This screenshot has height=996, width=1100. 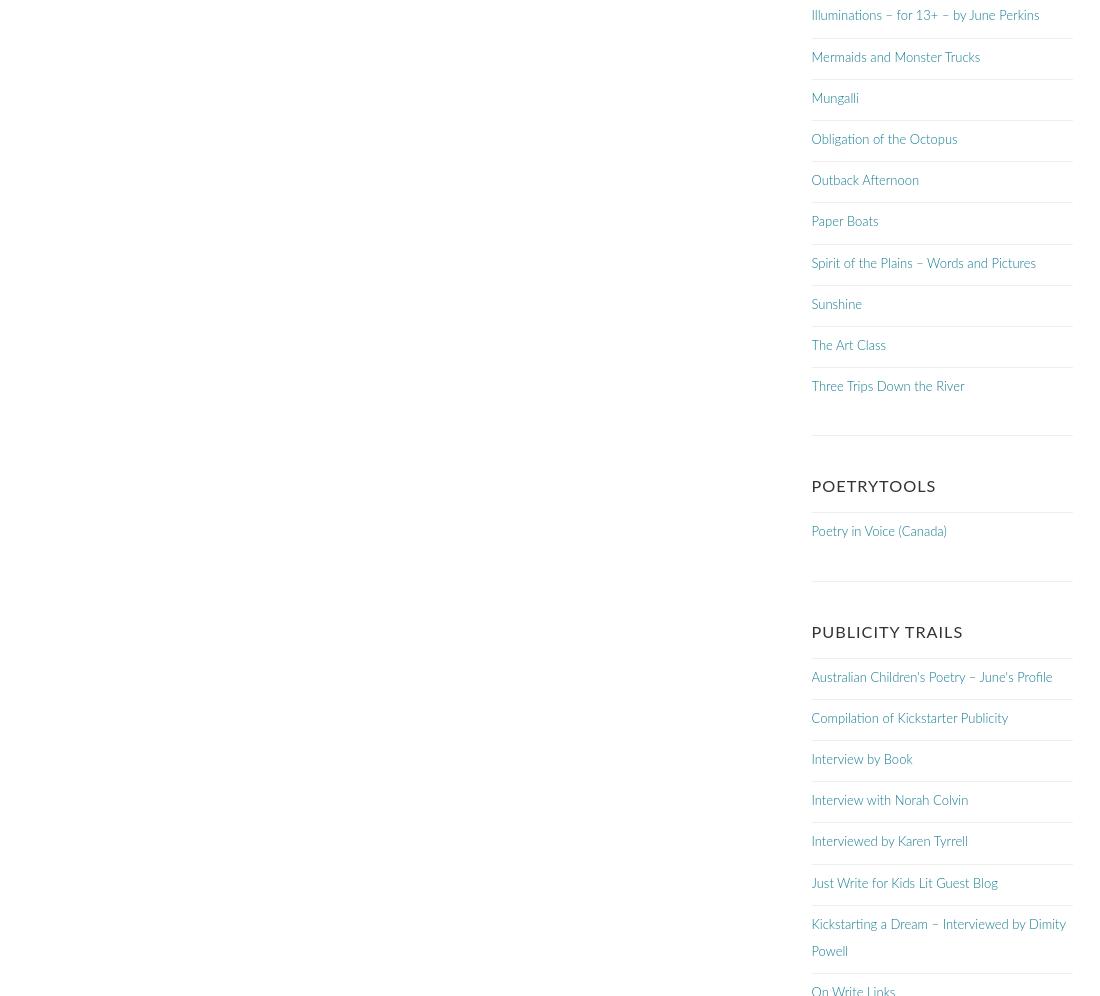 I want to click on 'Spirit of the Plains – Words and Pictures', so click(x=923, y=263).